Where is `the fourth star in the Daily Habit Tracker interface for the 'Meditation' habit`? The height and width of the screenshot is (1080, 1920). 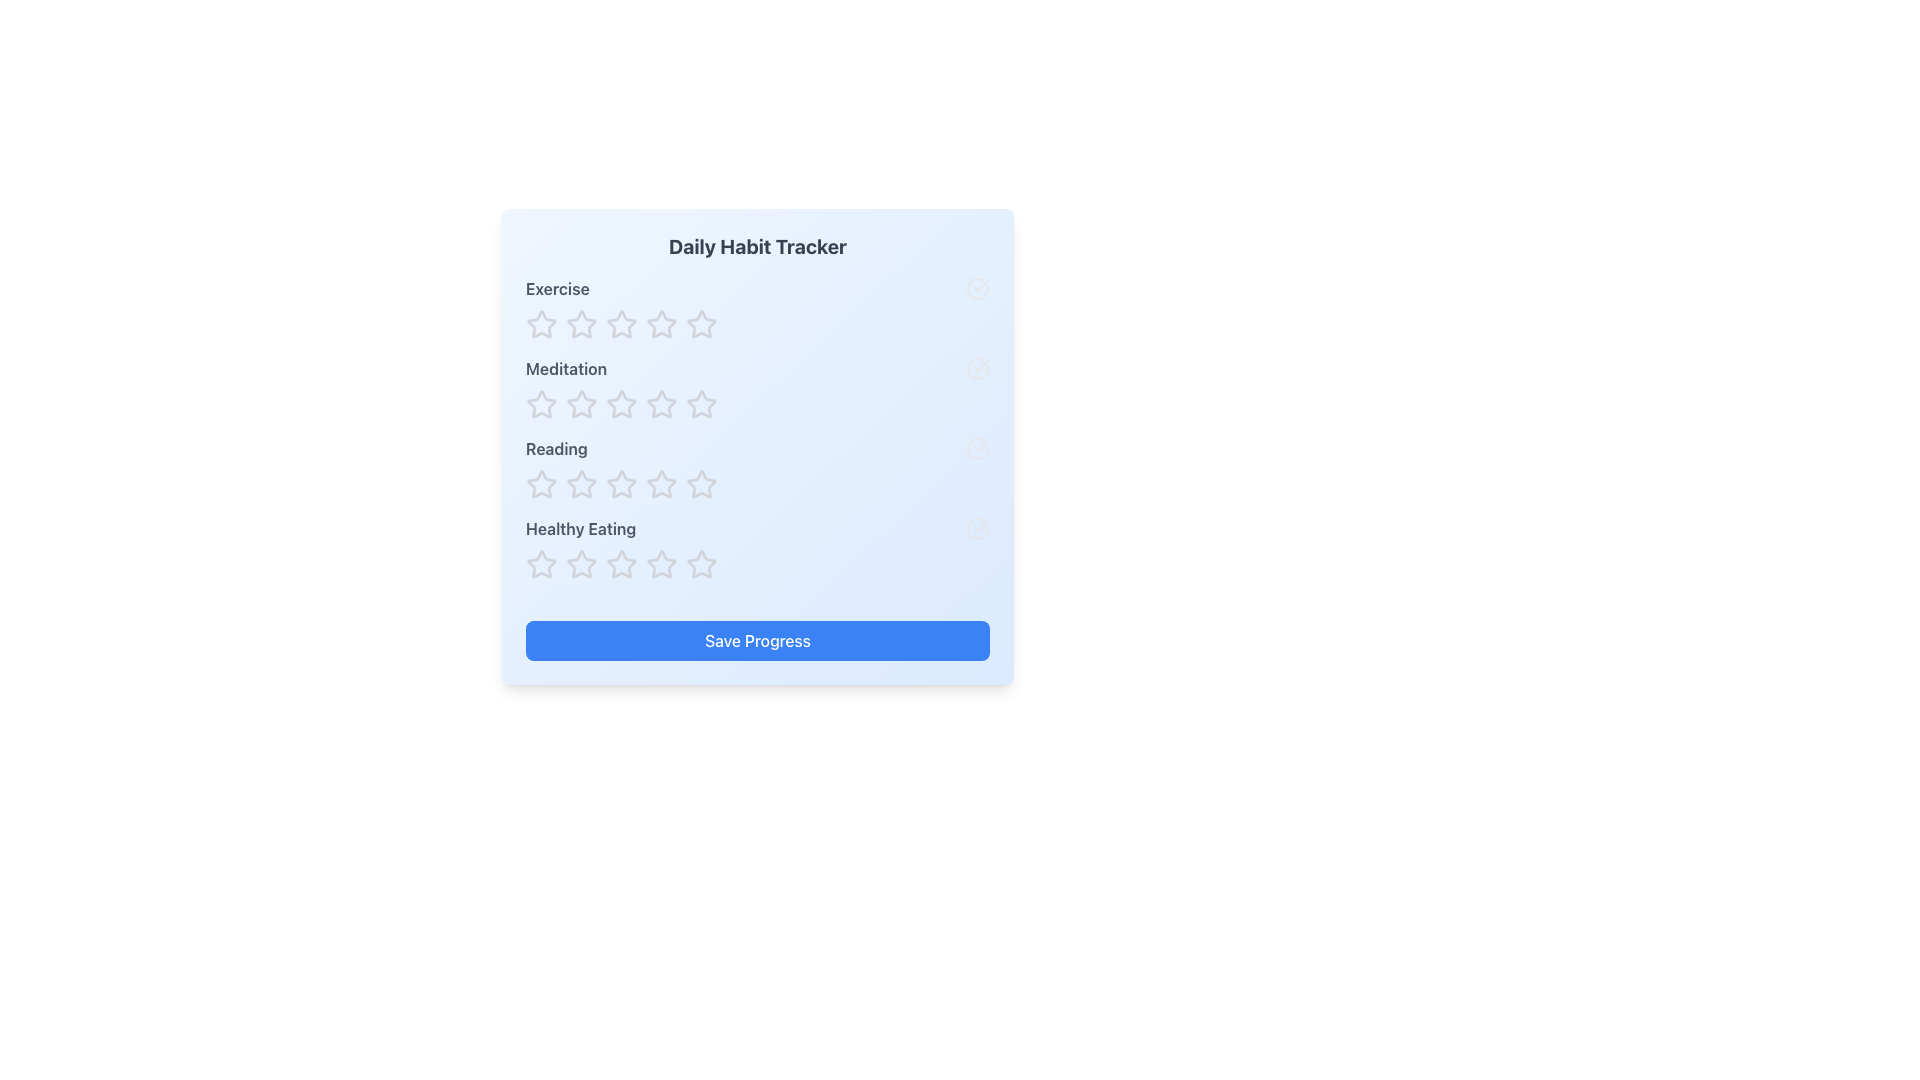
the fourth star in the Daily Habit Tracker interface for the 'Meditation' habit is located at coordinates (662, 405).